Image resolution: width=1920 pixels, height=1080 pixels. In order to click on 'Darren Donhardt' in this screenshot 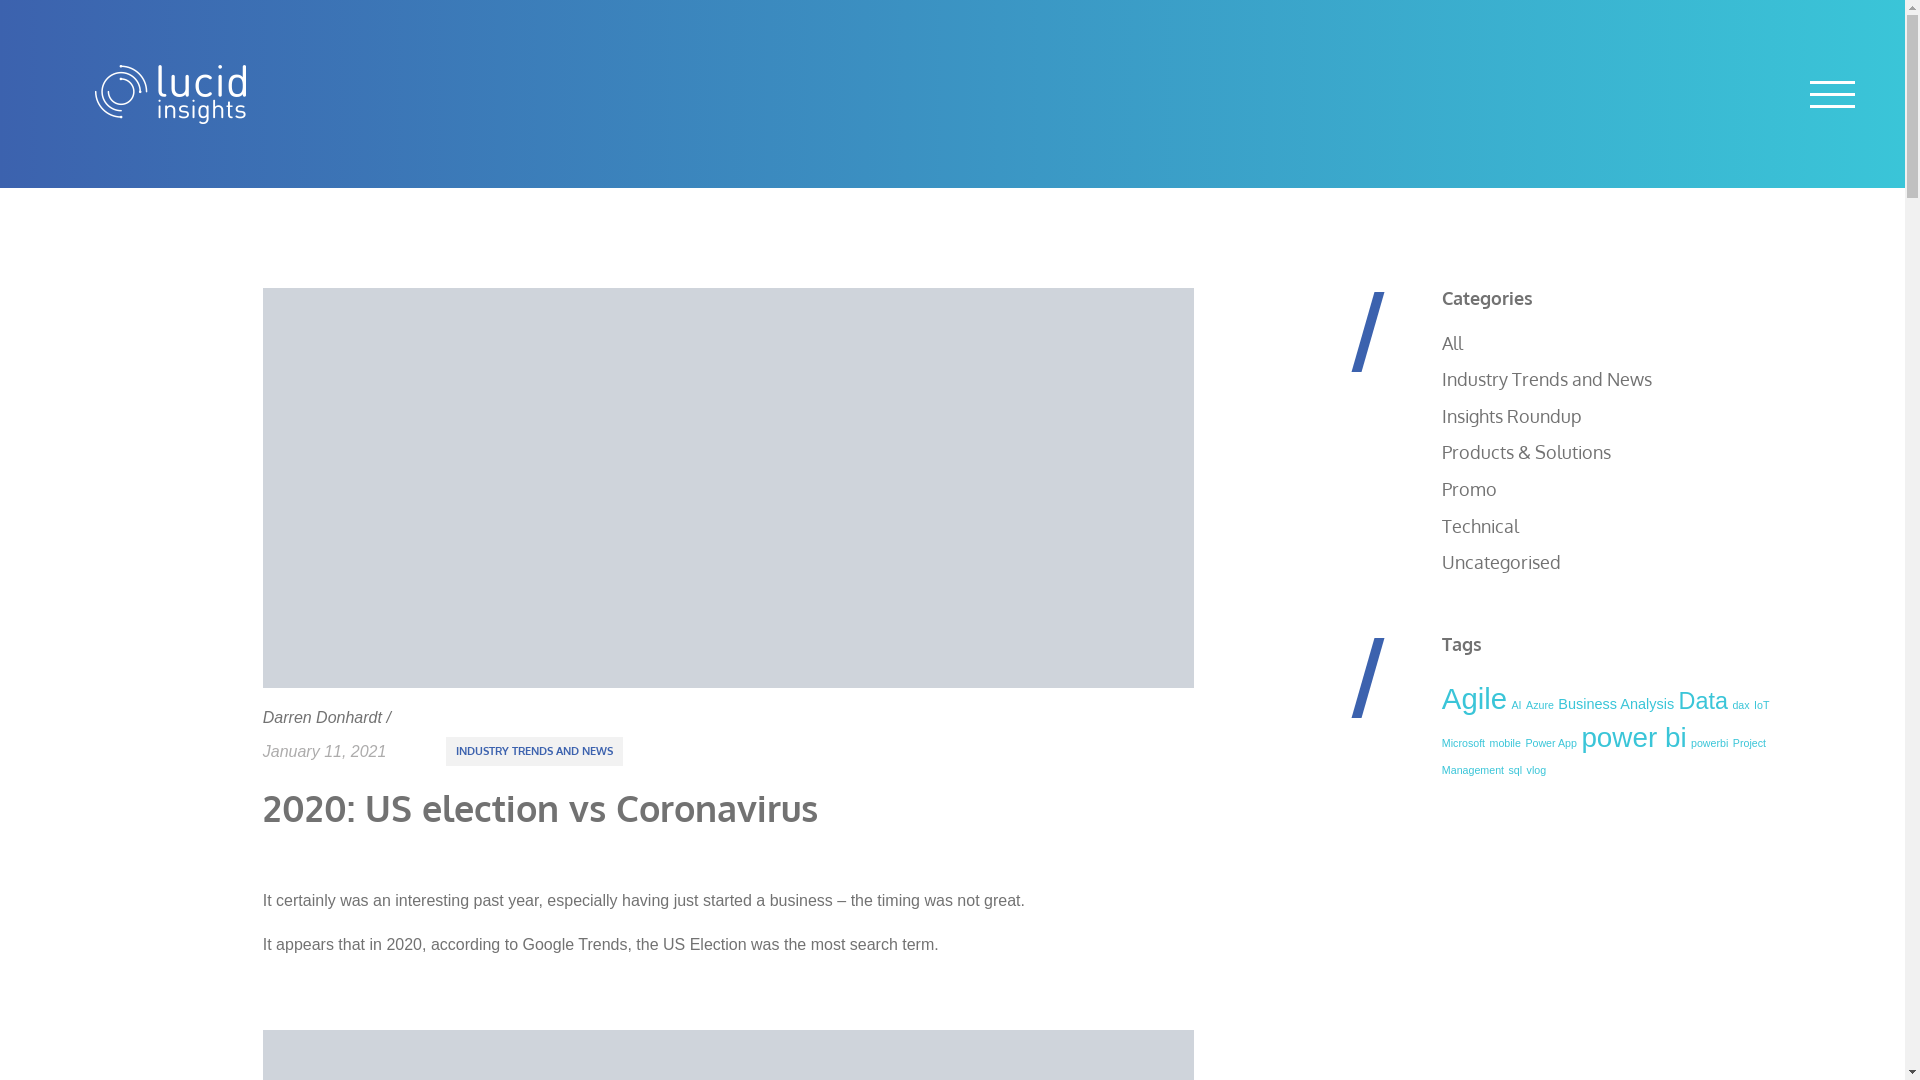, I will do `click(322, 716)`.